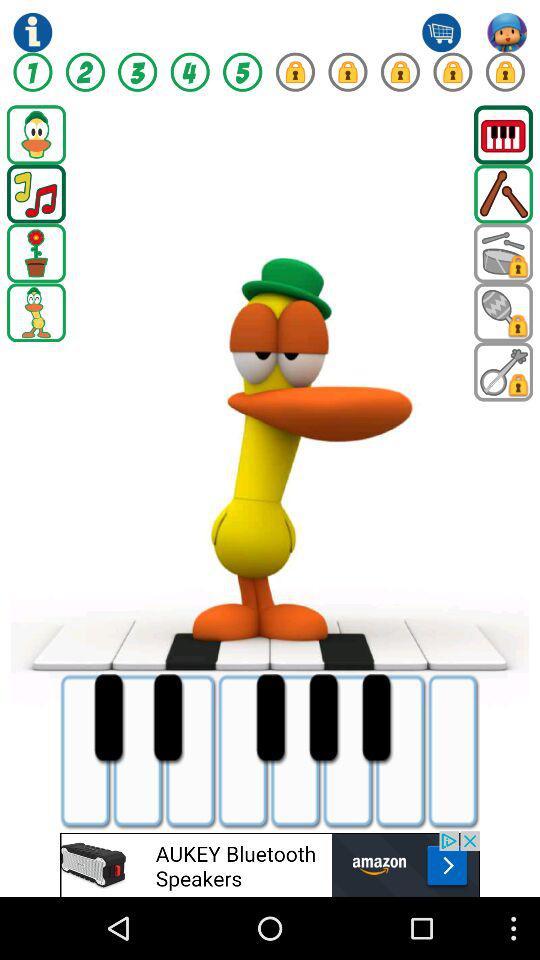 This screenshot has width=540, height=960. Describe the element at coordinates (136, 72) in the screenshot. I see `number paga` at that location.